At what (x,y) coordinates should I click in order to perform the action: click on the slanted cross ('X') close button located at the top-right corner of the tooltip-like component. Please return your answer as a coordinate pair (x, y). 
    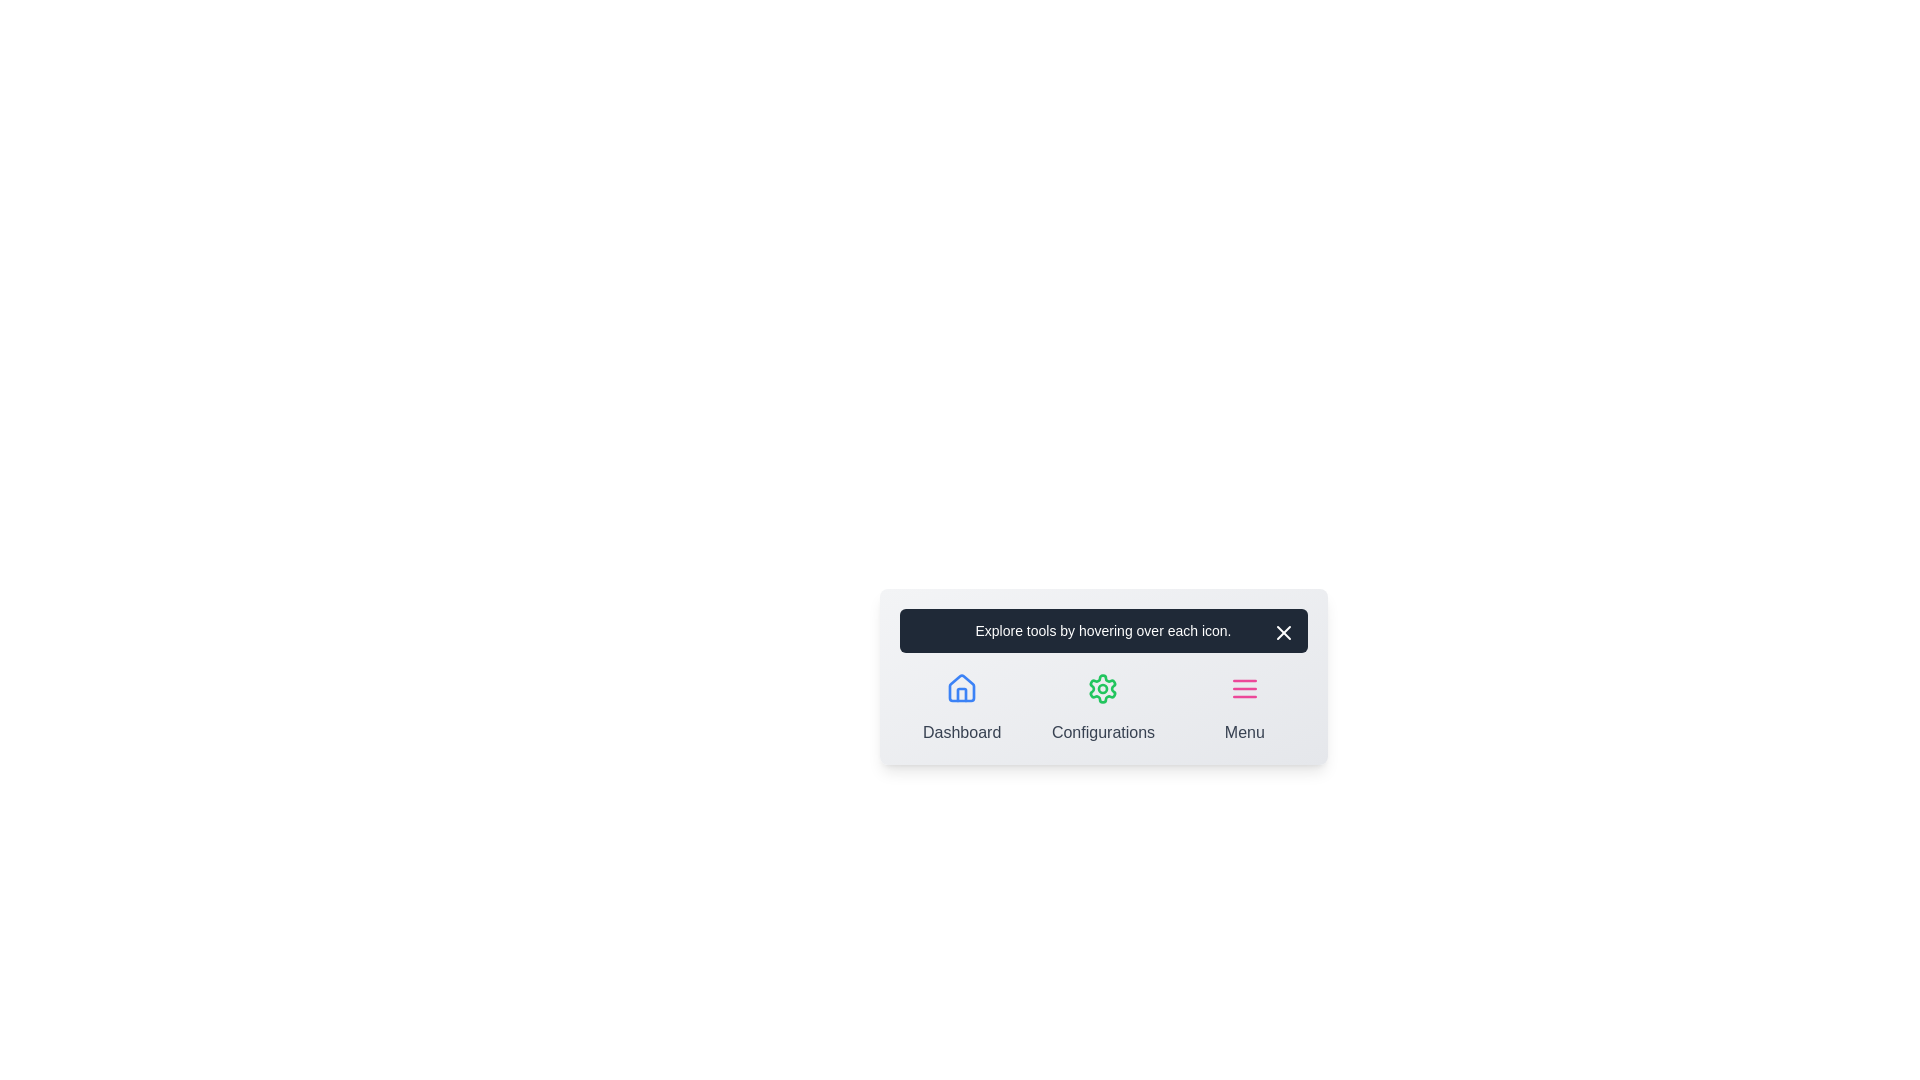
    Looking at the image, I should click on (1283, 632).